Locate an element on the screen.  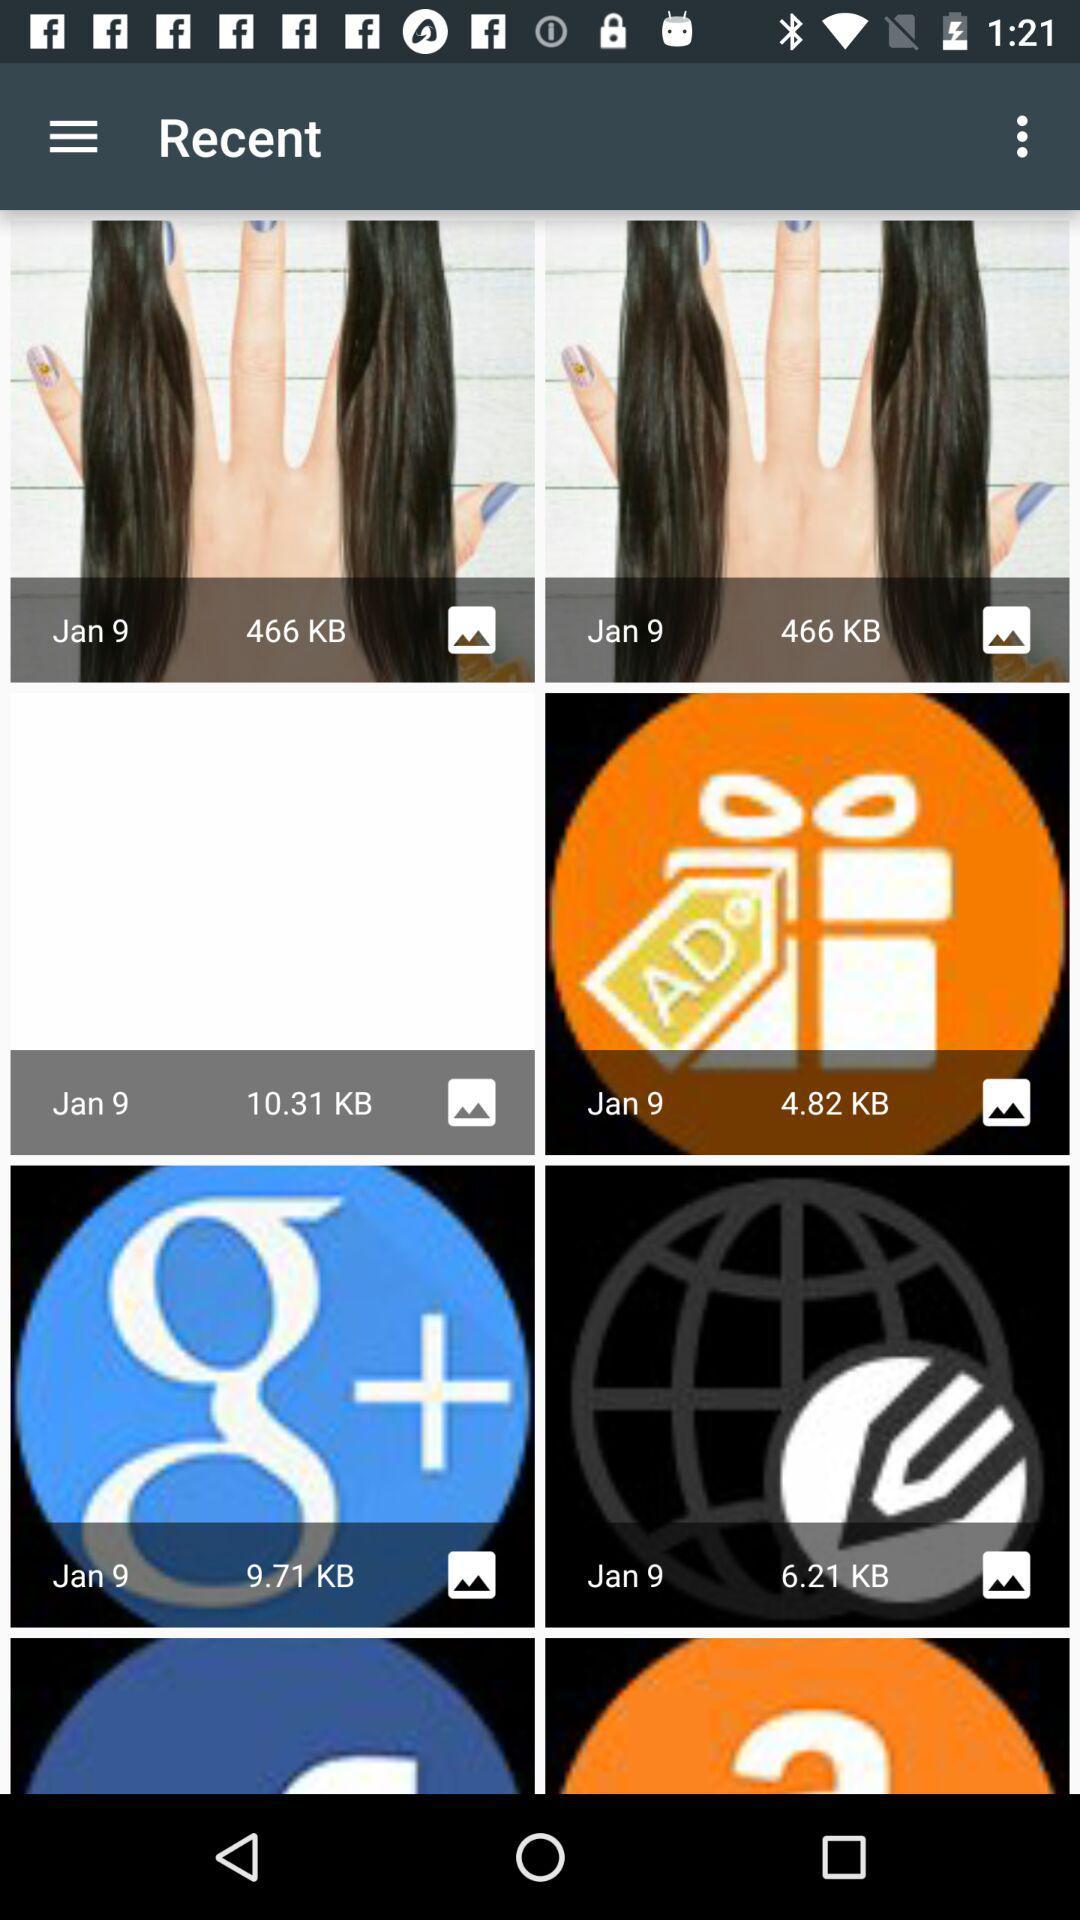
app to the right of the recent item is located at coordinates (1027, 135).